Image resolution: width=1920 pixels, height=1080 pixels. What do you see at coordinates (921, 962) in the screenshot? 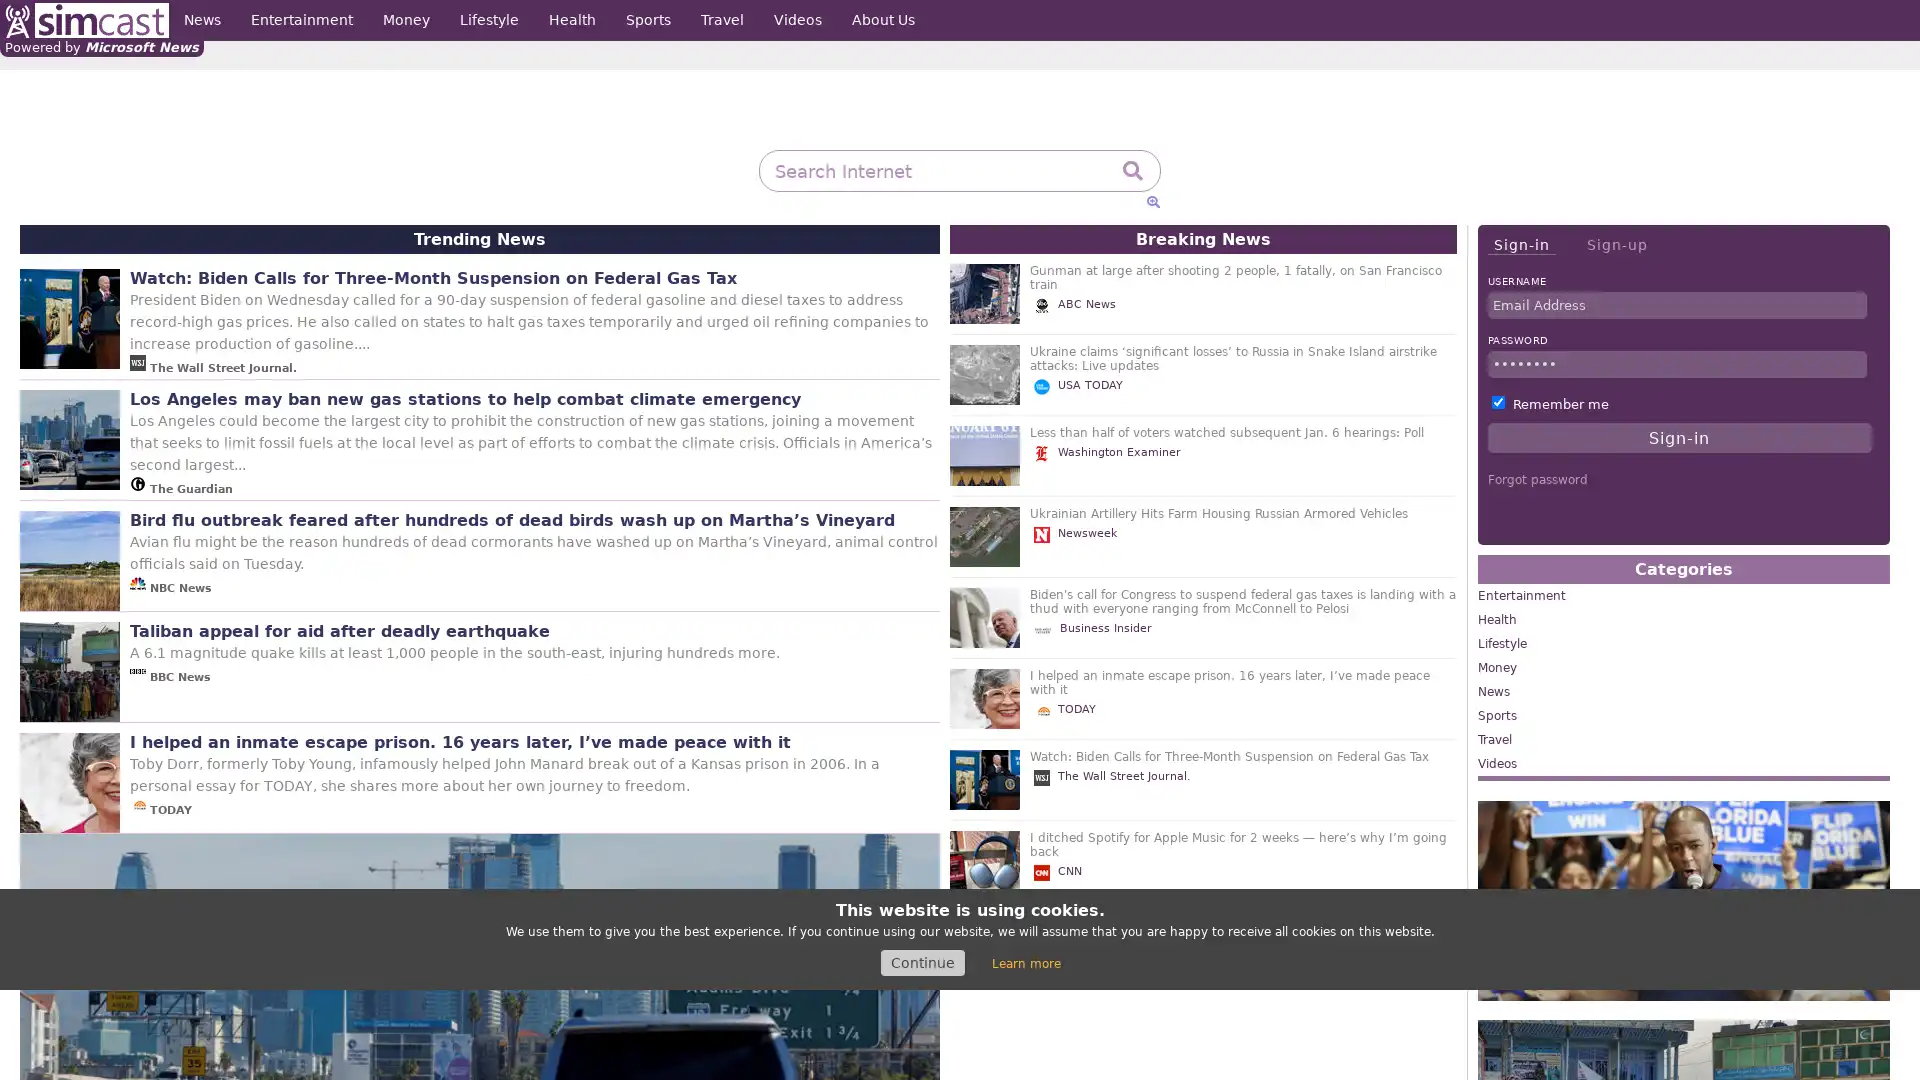
I see `Continue` at bounding box center [921, 962].